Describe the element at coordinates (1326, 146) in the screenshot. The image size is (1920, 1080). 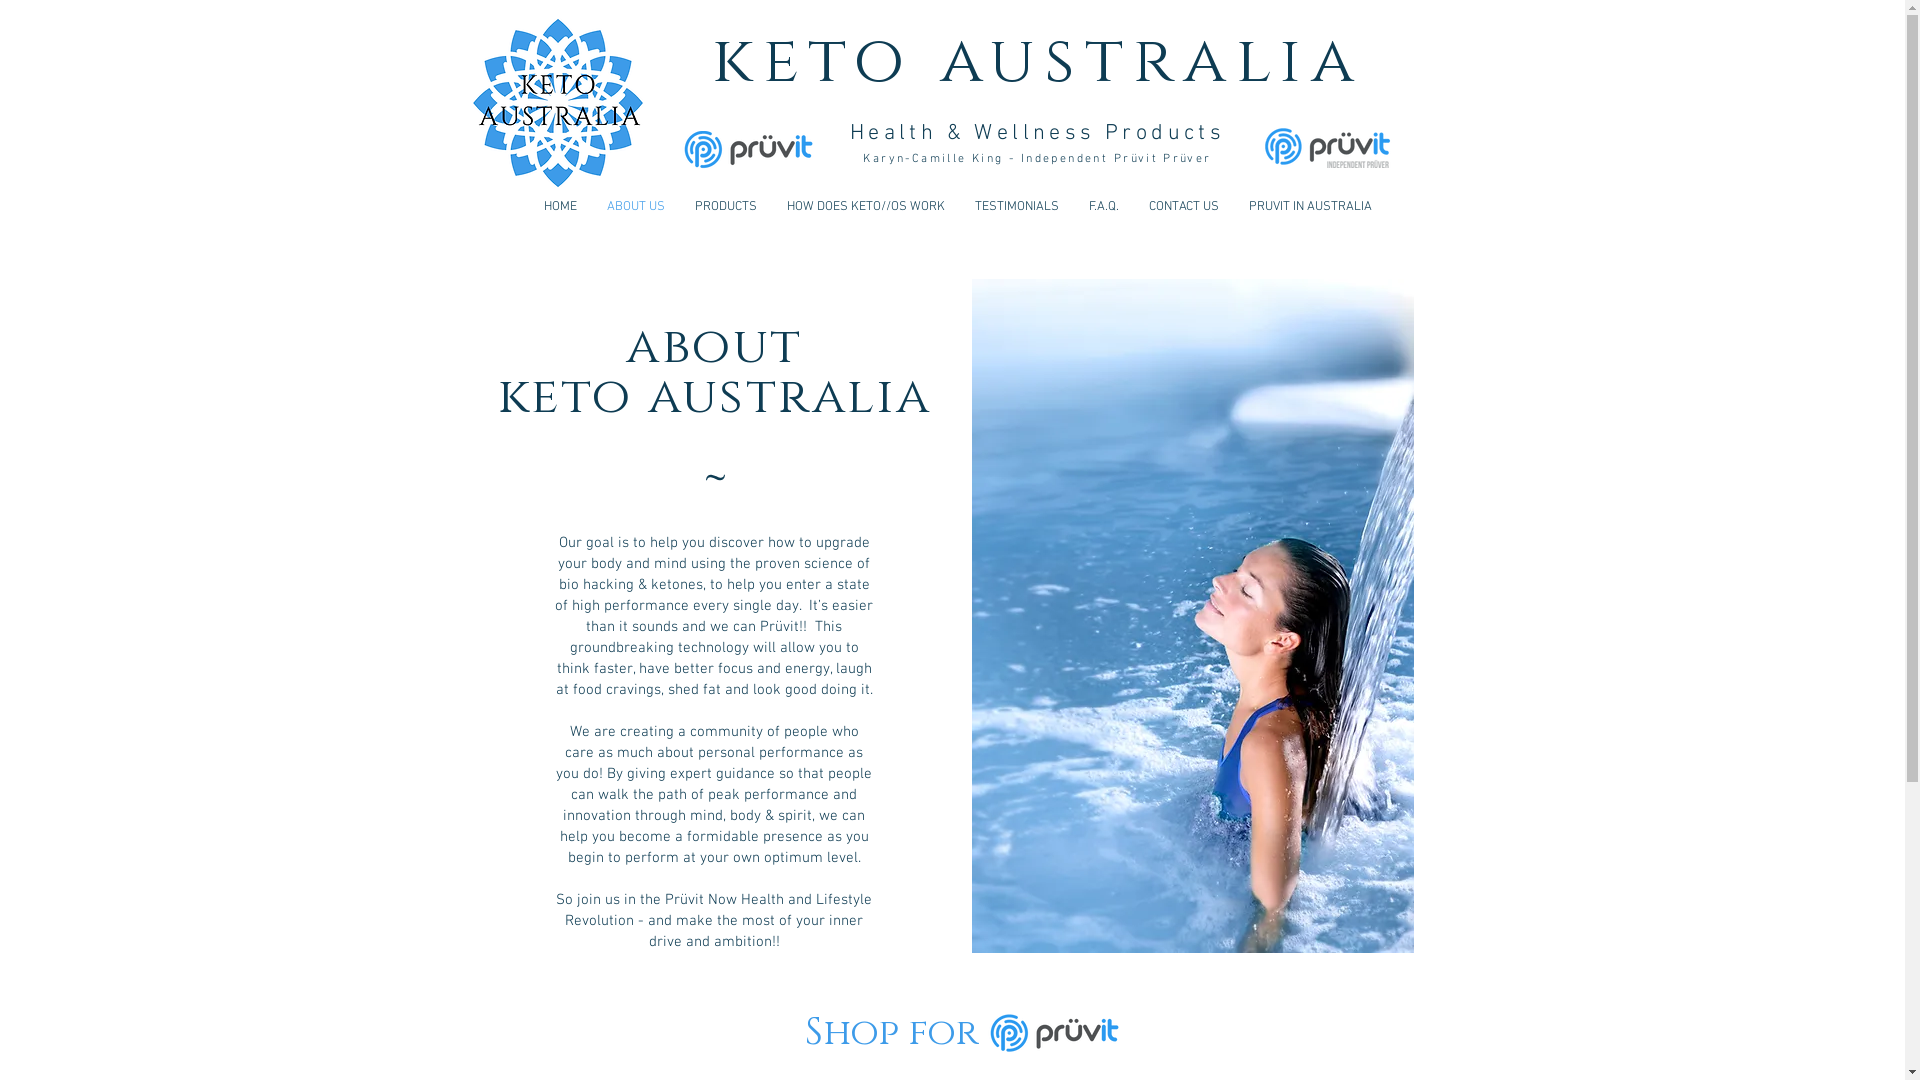
I see `'IPP Logo.png'` at that location.